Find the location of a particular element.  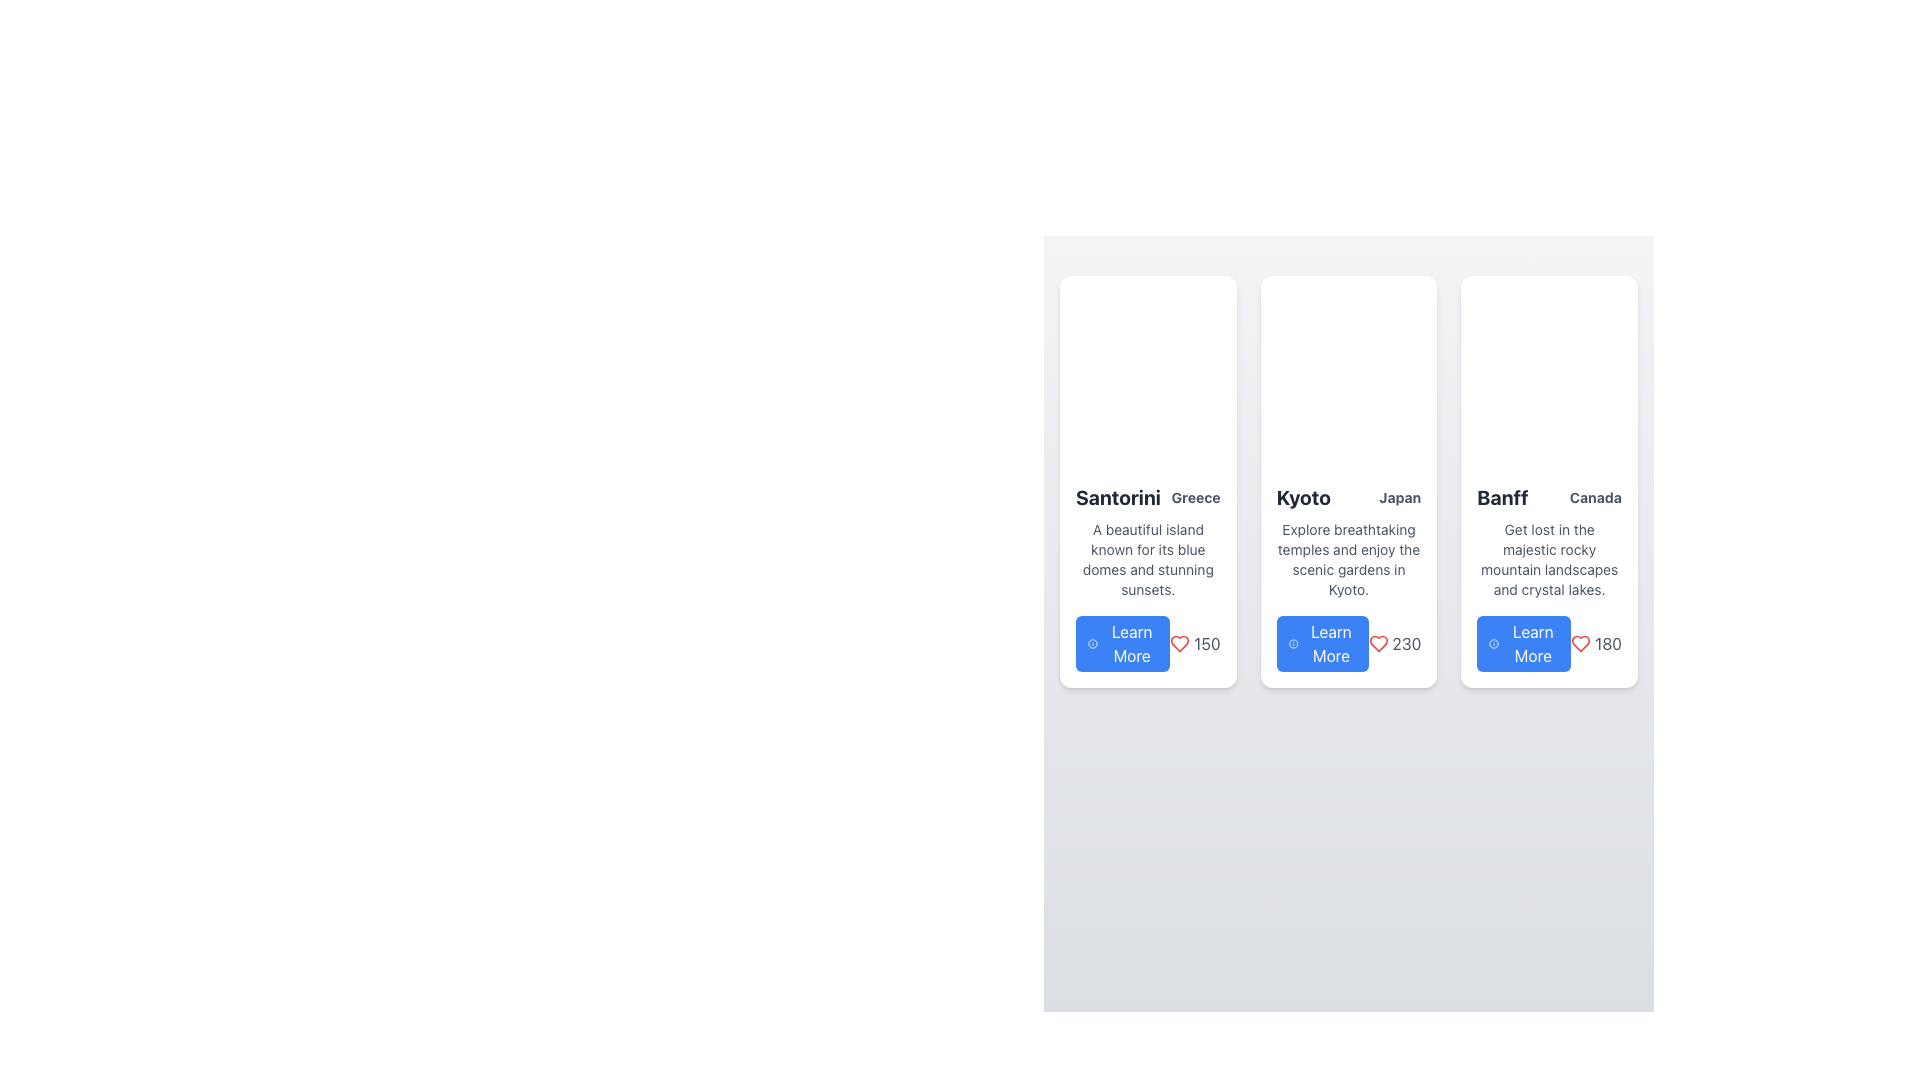

the Text Label displaying the country name 'Japan', which is positioned to the right of the 'Kyoto' title in the card layout is located at coordinates (1399, 496).